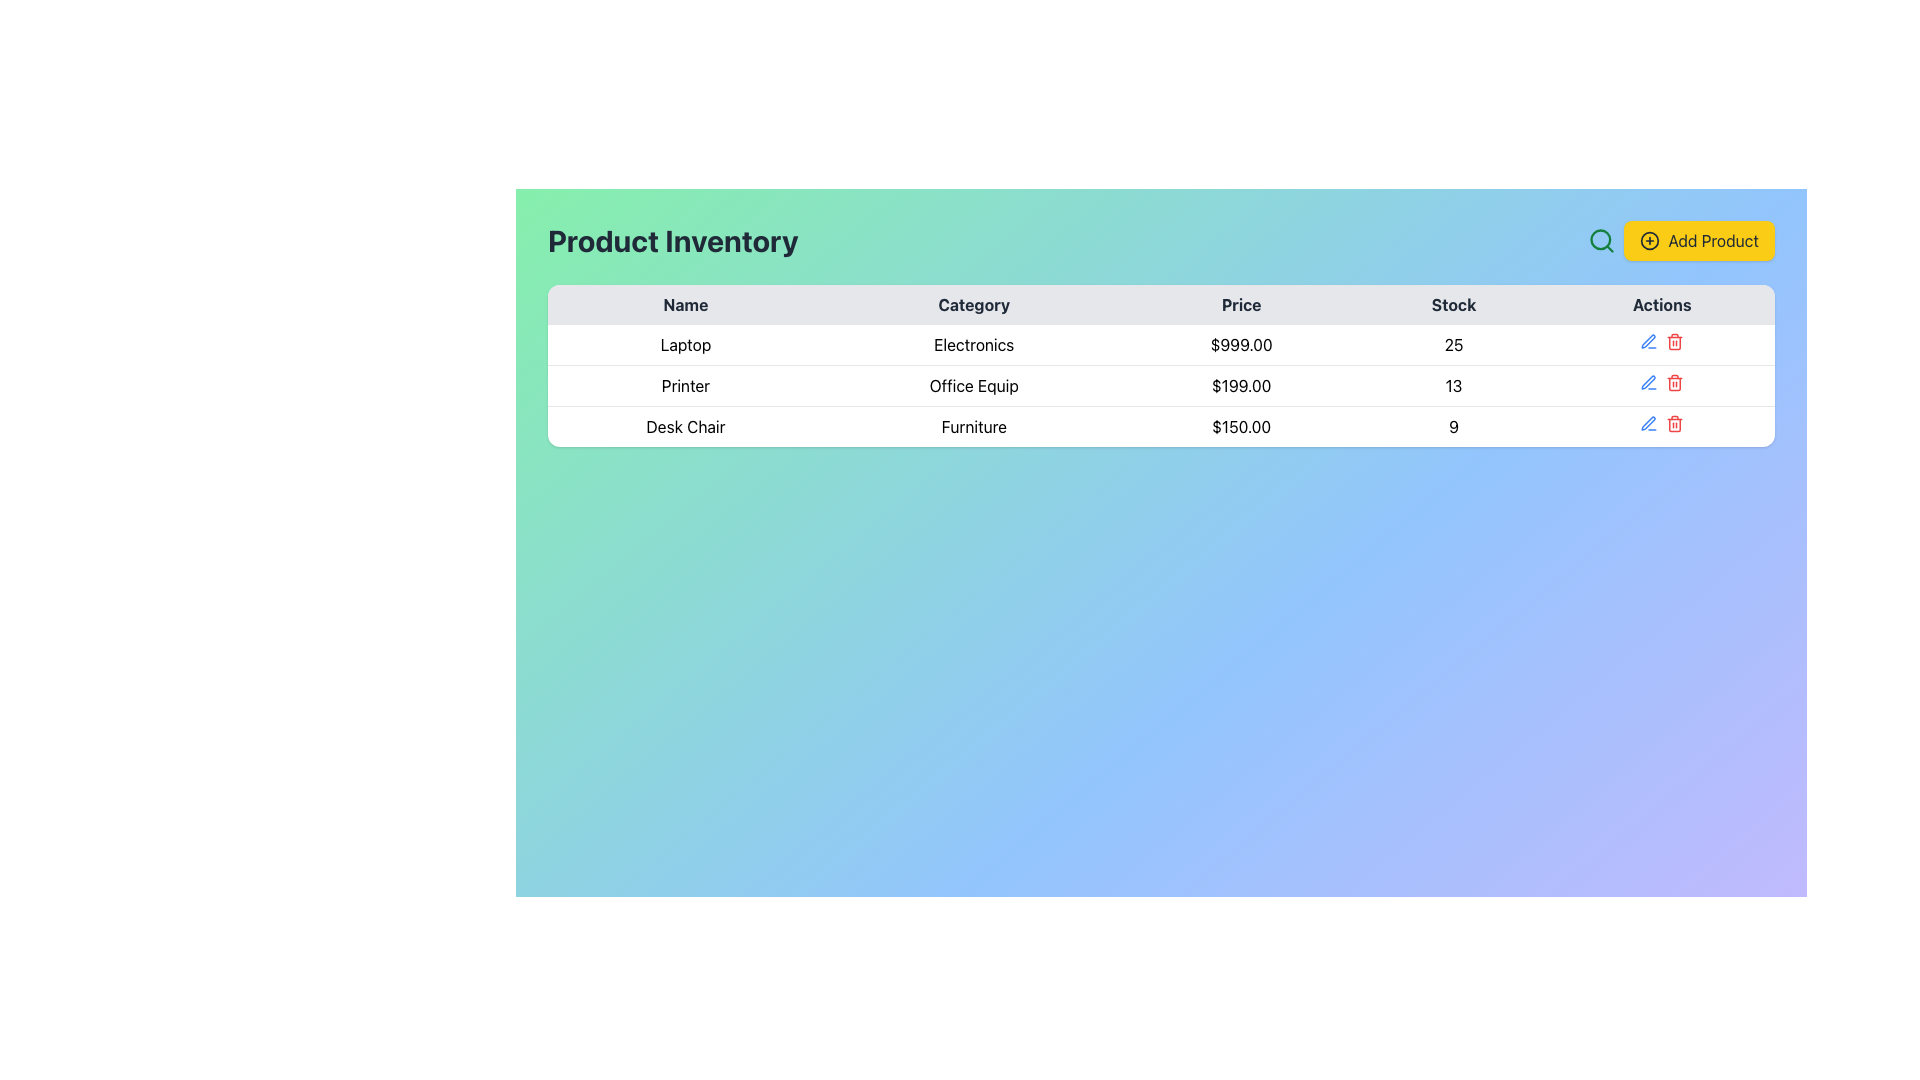 The image size is (1920, 1080). Describe the element at coordinates (974, 344) in the screenshot. I see `the value of the 'Electronics' text label, which is located in the second column of the first row in the product inventory table` at that location.